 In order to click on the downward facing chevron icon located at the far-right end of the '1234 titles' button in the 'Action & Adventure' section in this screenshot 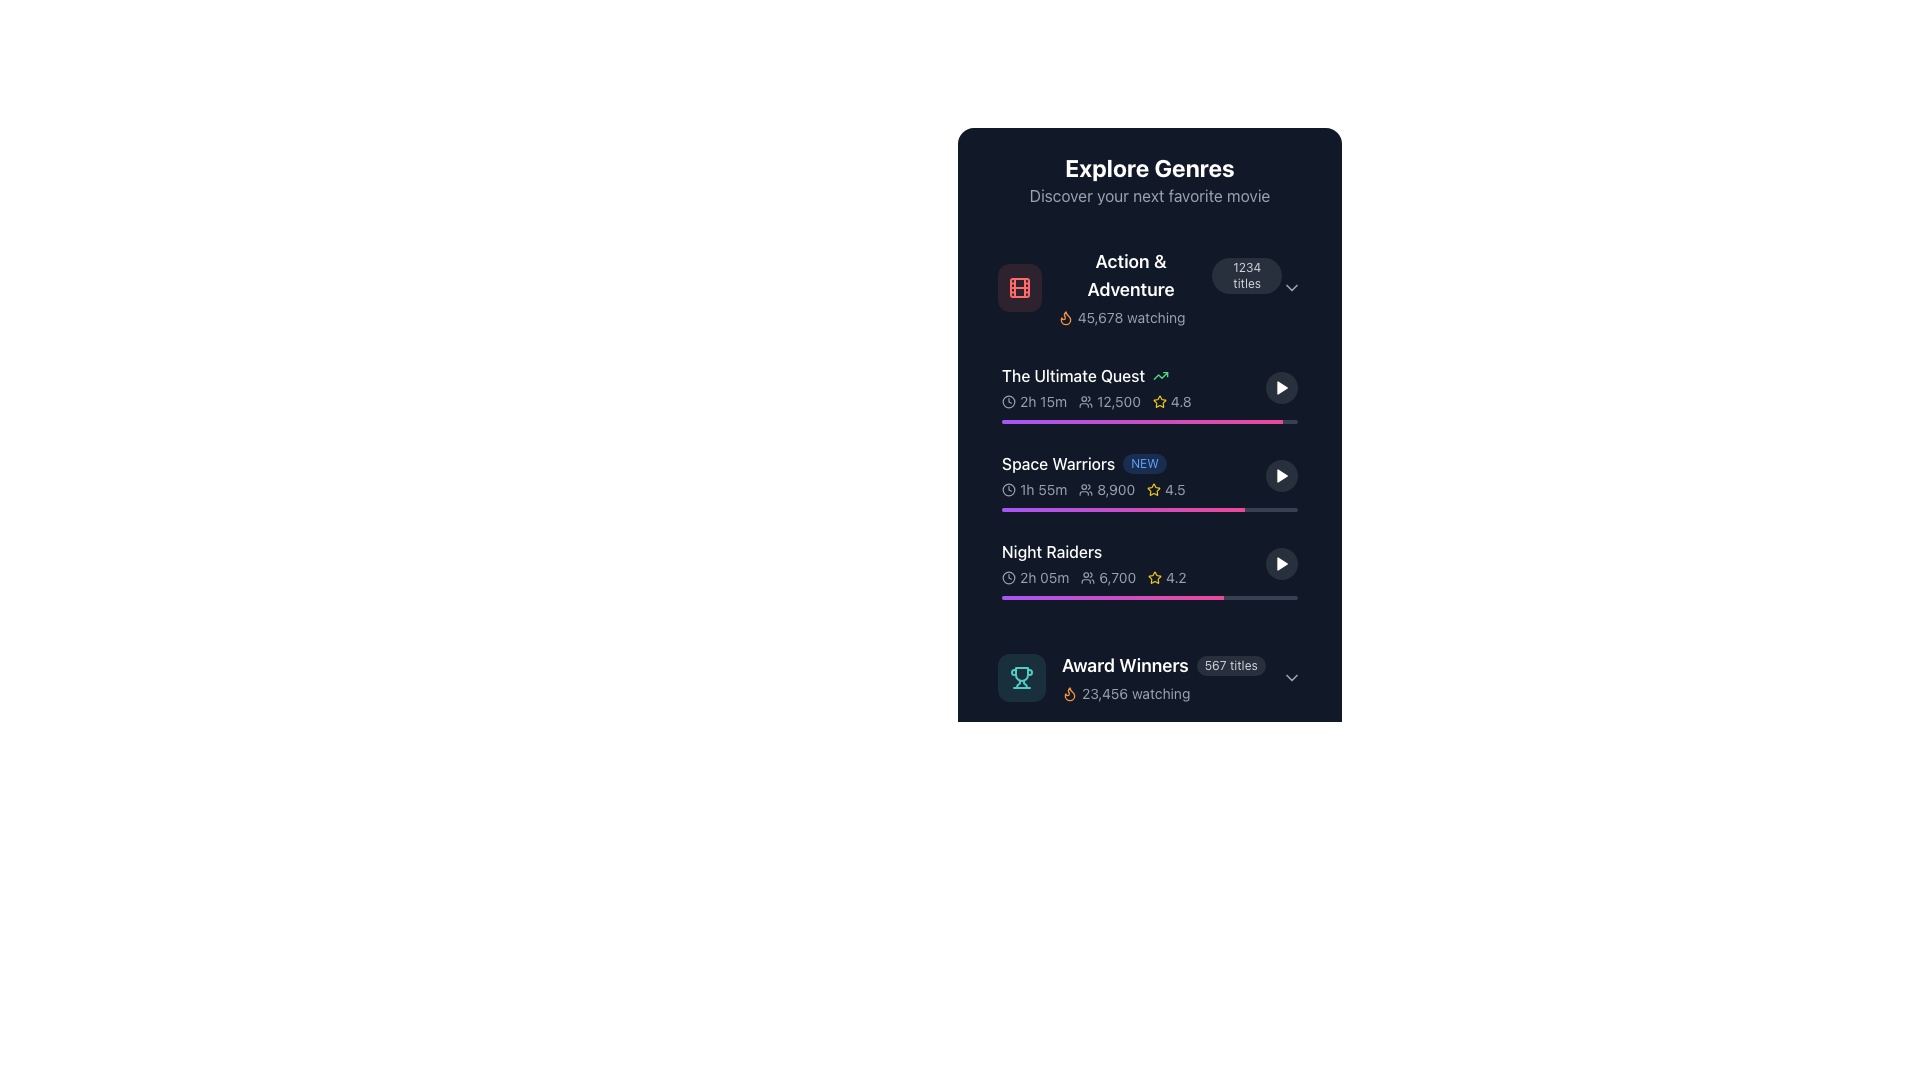, I will do `click(1291, 288)`.